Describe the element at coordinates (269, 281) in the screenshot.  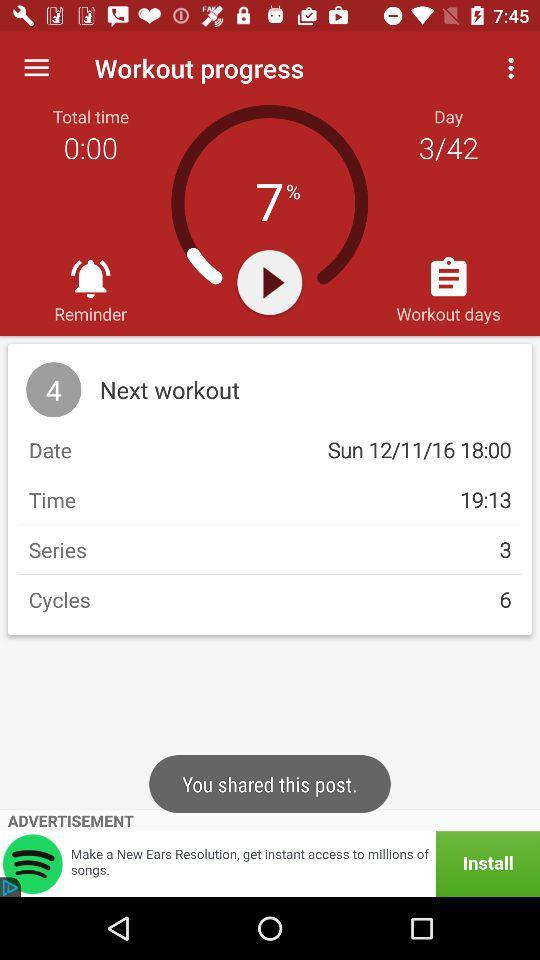
I see `play` at that location.